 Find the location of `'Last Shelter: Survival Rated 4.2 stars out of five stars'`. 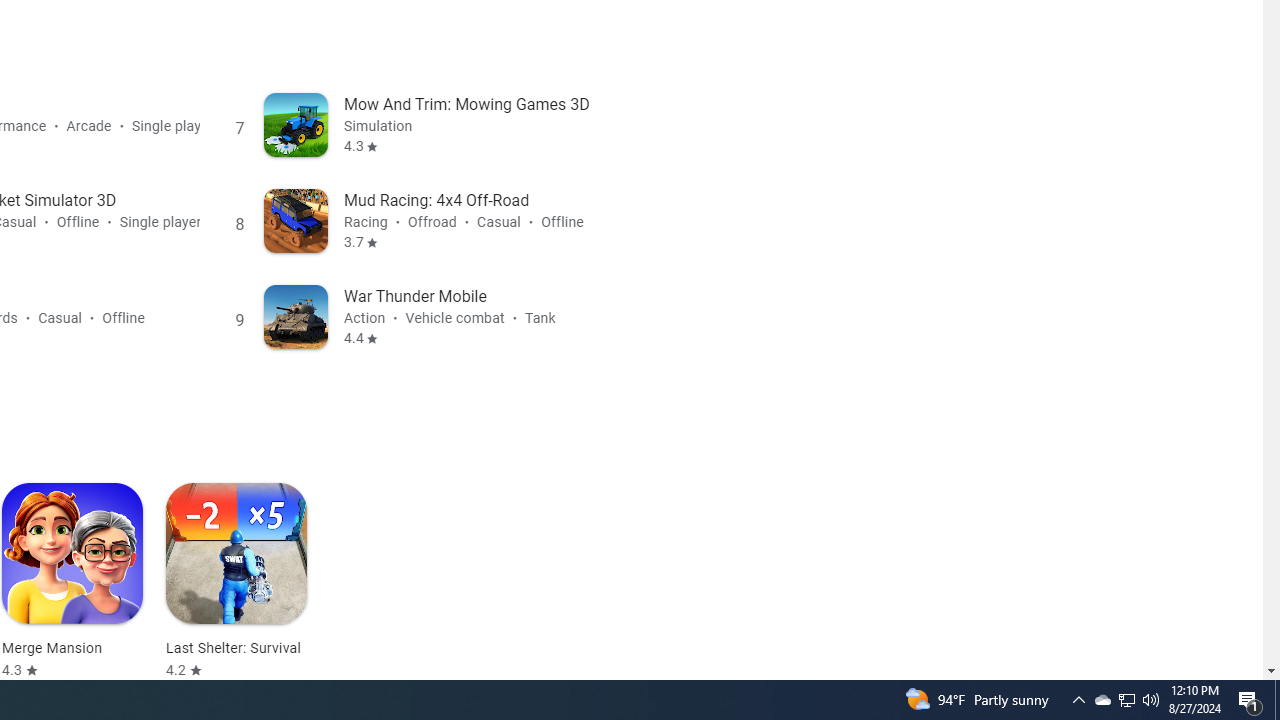

'Last Shelter: Survival Rated 4.2 stars out of five stars' is located at coordinates (236, 581).